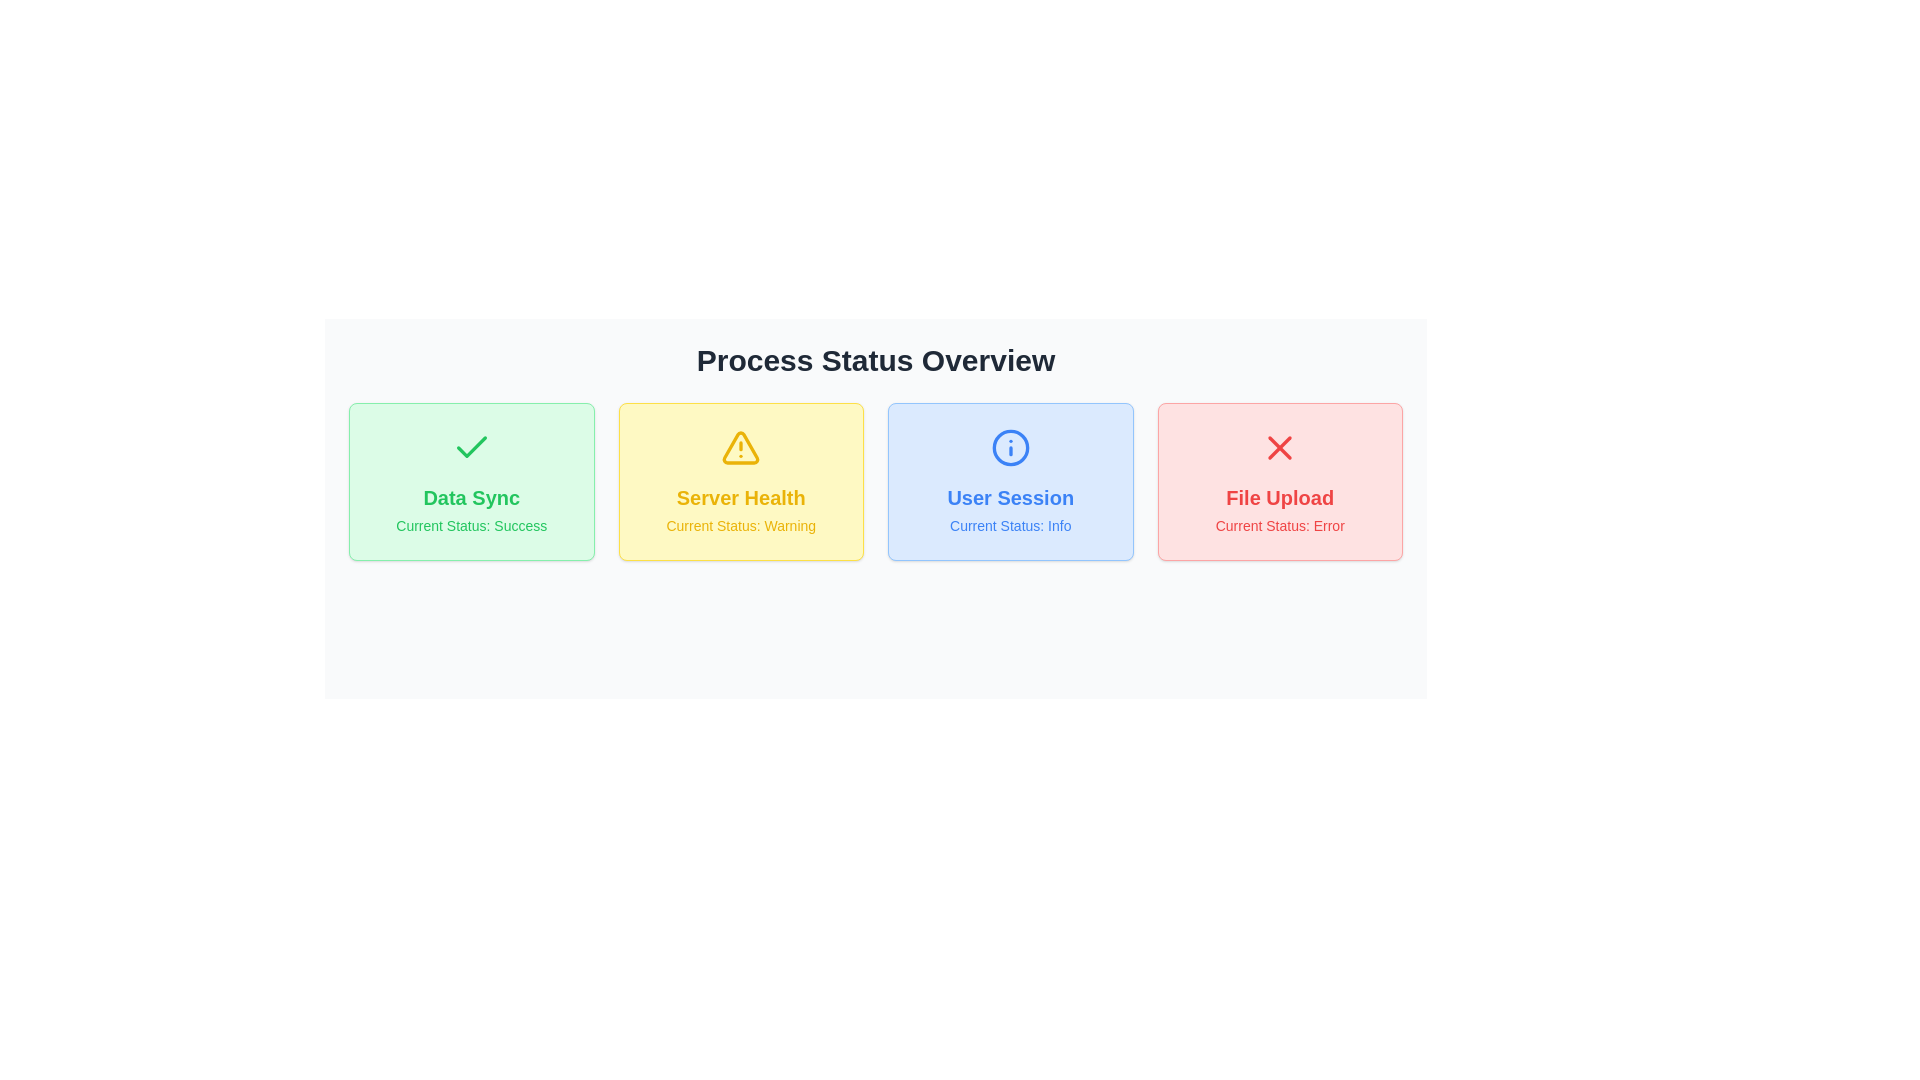 The image size is (1920, 1080). What do you see at coordinates (1280, 482) in the screenshot?
I see `the 'File Upload' status indication card, which currently shows an error and is positioned as the fourth card in a grid layout` at bounding box center [1280, 482].